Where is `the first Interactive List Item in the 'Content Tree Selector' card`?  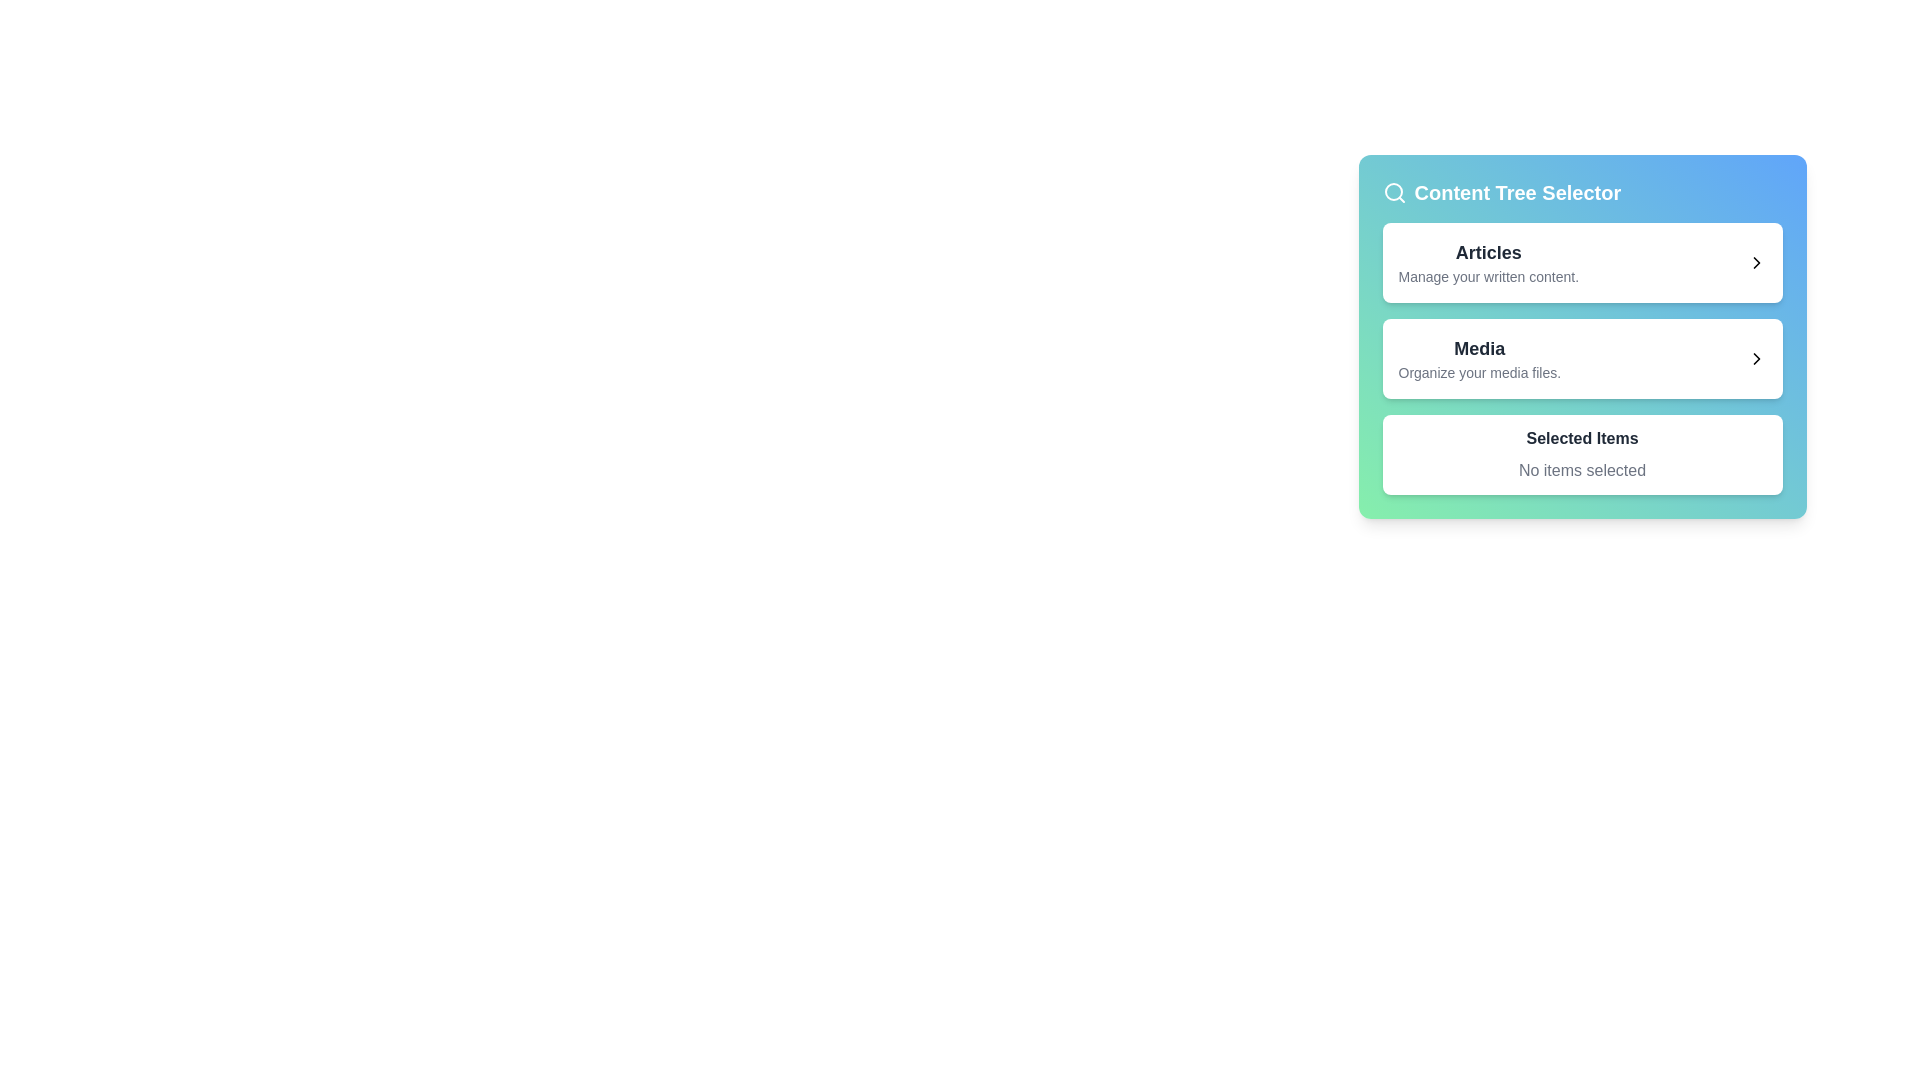
the first Interactive List Item in the 'Content Tree Selector' card is located at coordinates (1581, 261).